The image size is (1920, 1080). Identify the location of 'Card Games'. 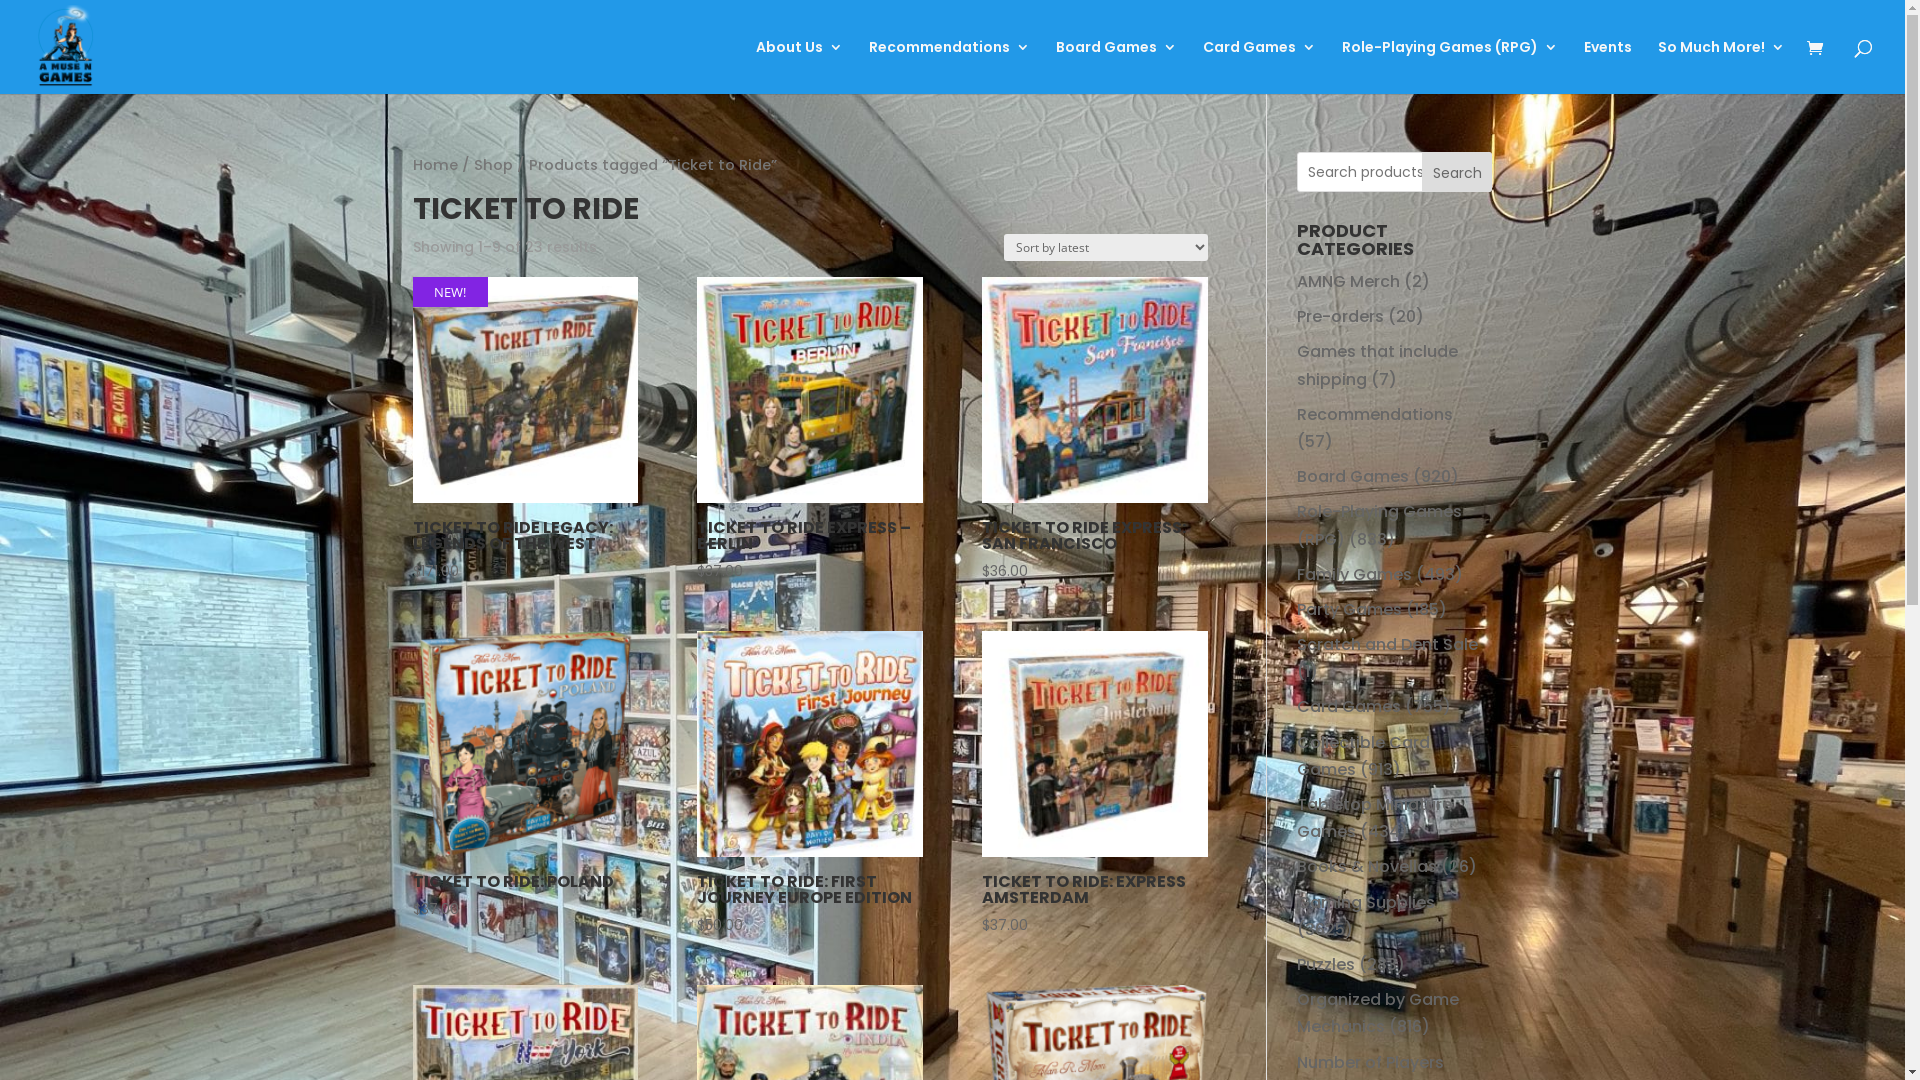
(1258, 65).